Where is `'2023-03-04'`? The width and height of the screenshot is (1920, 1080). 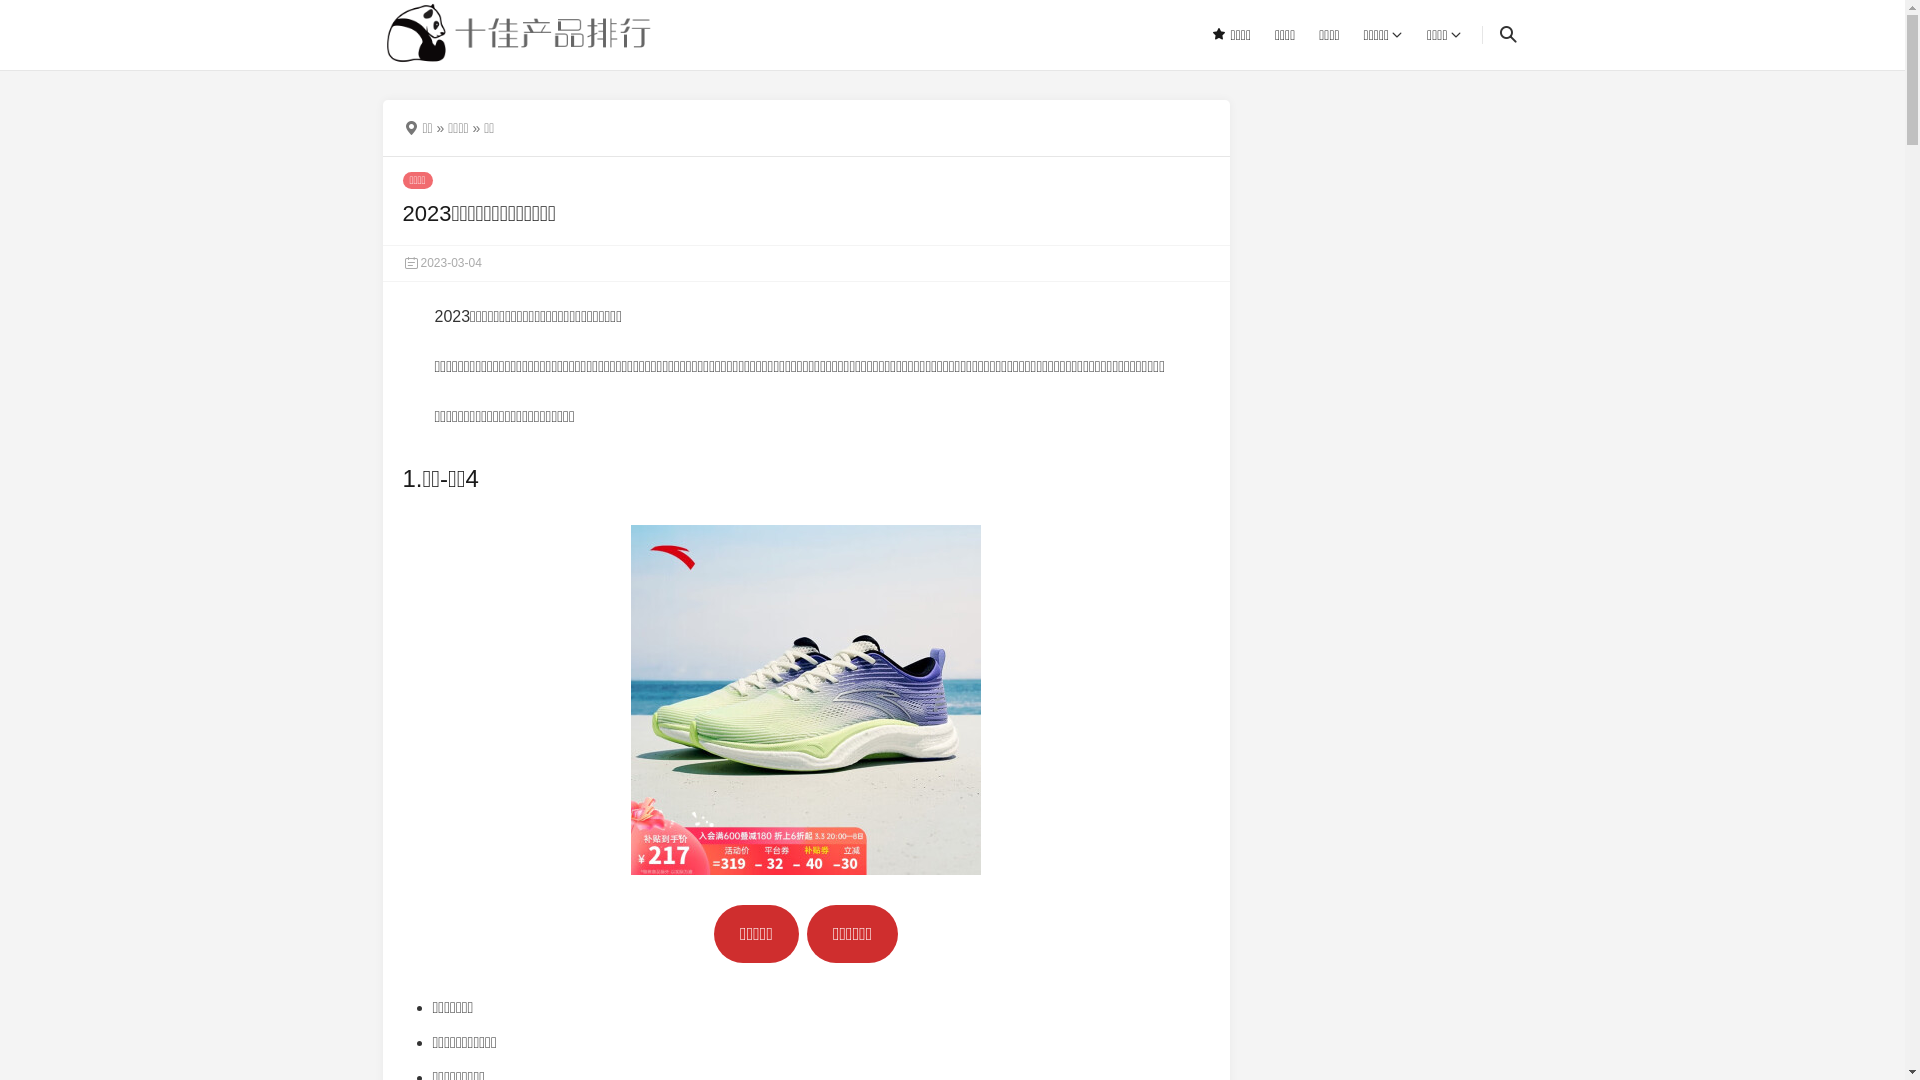 '2023-03-04' is located at coordinates (440, 261).